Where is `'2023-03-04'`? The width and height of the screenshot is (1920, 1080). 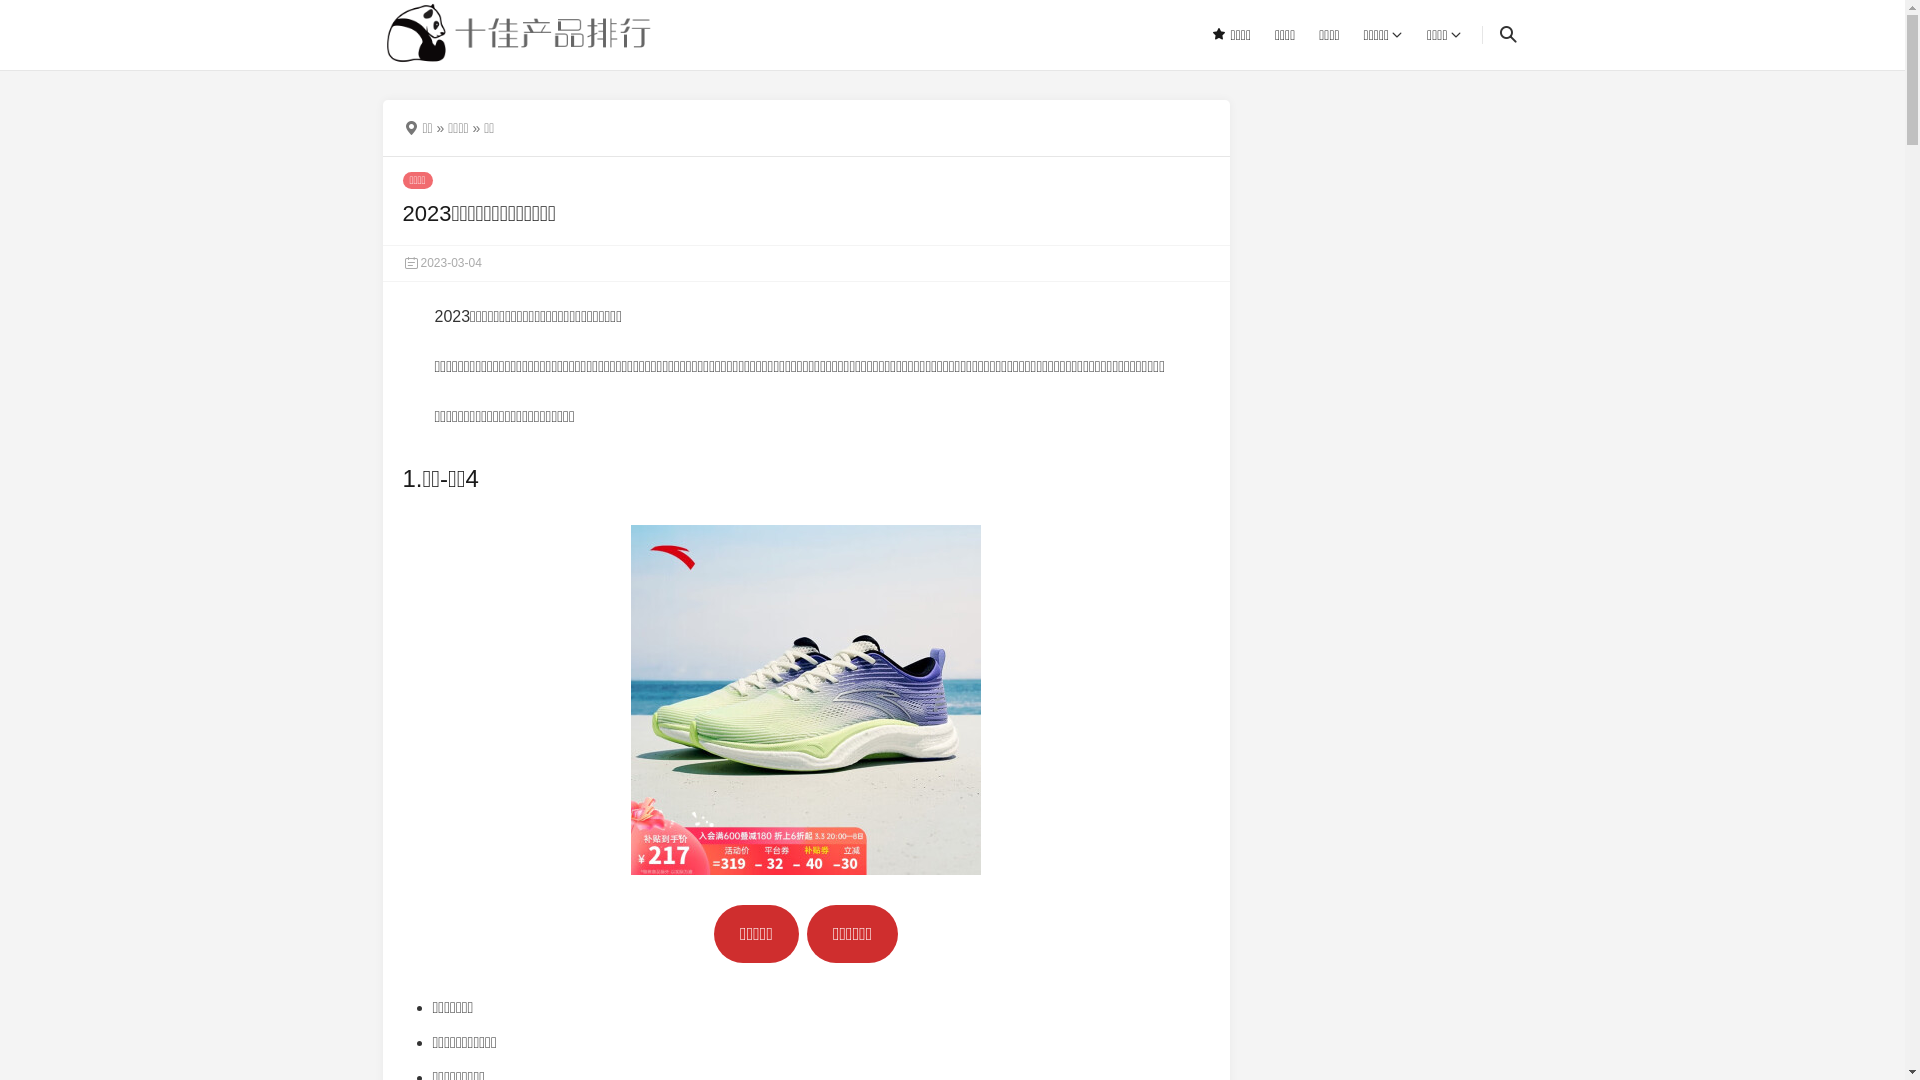 '2023-03-04' is located at coordinates (440, 261).